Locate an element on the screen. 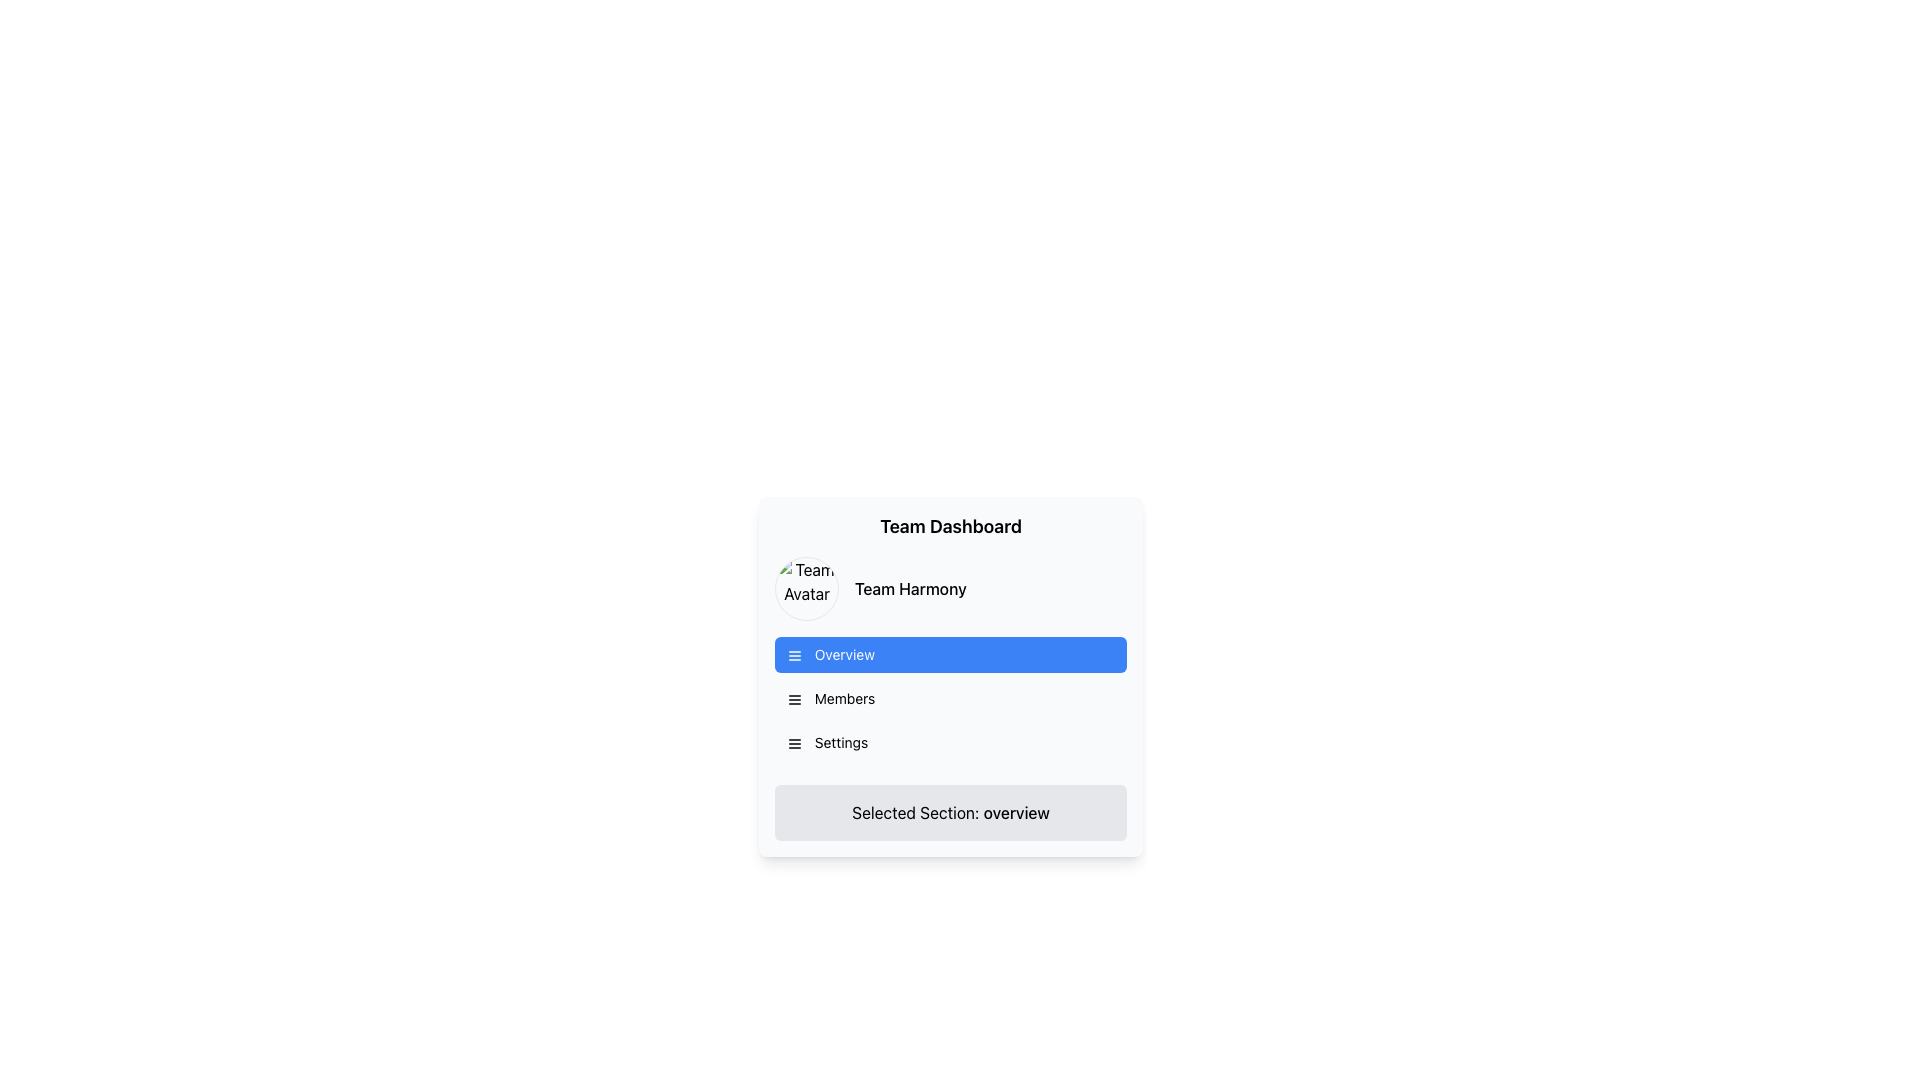 The height and width of the screenshot is (1080, 1920). the menu item in the Navigation Menu of the Team Dashboard is located at coordinates (949, 697).